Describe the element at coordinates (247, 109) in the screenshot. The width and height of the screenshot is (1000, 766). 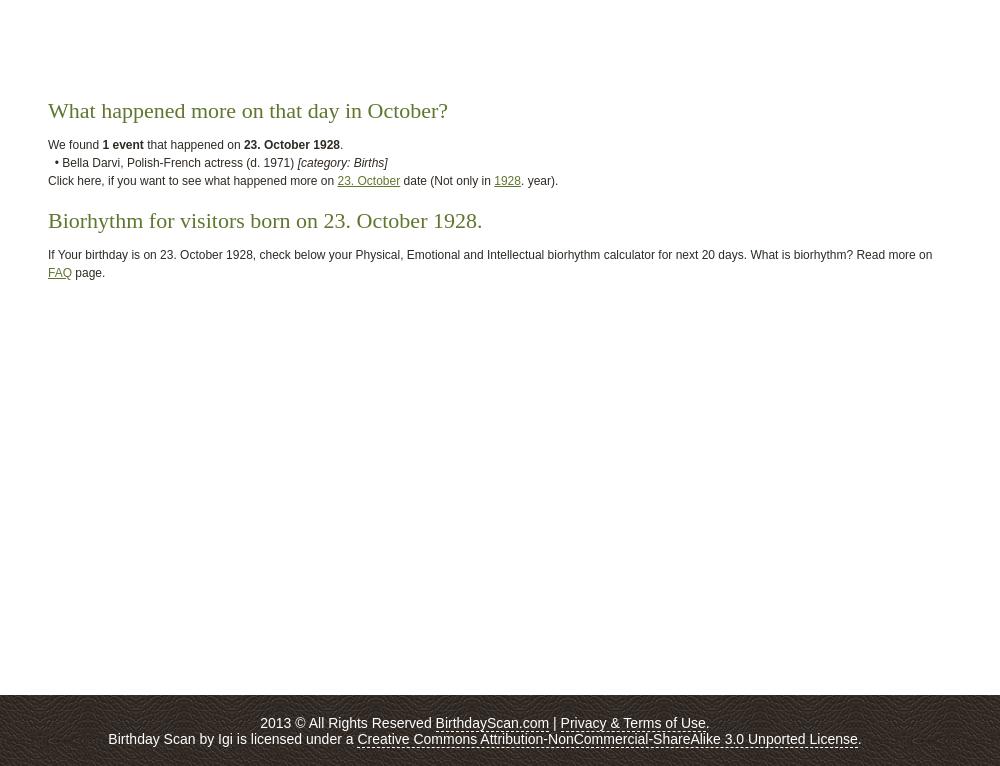
I see `'What happened more on that day in October?'` at that location.